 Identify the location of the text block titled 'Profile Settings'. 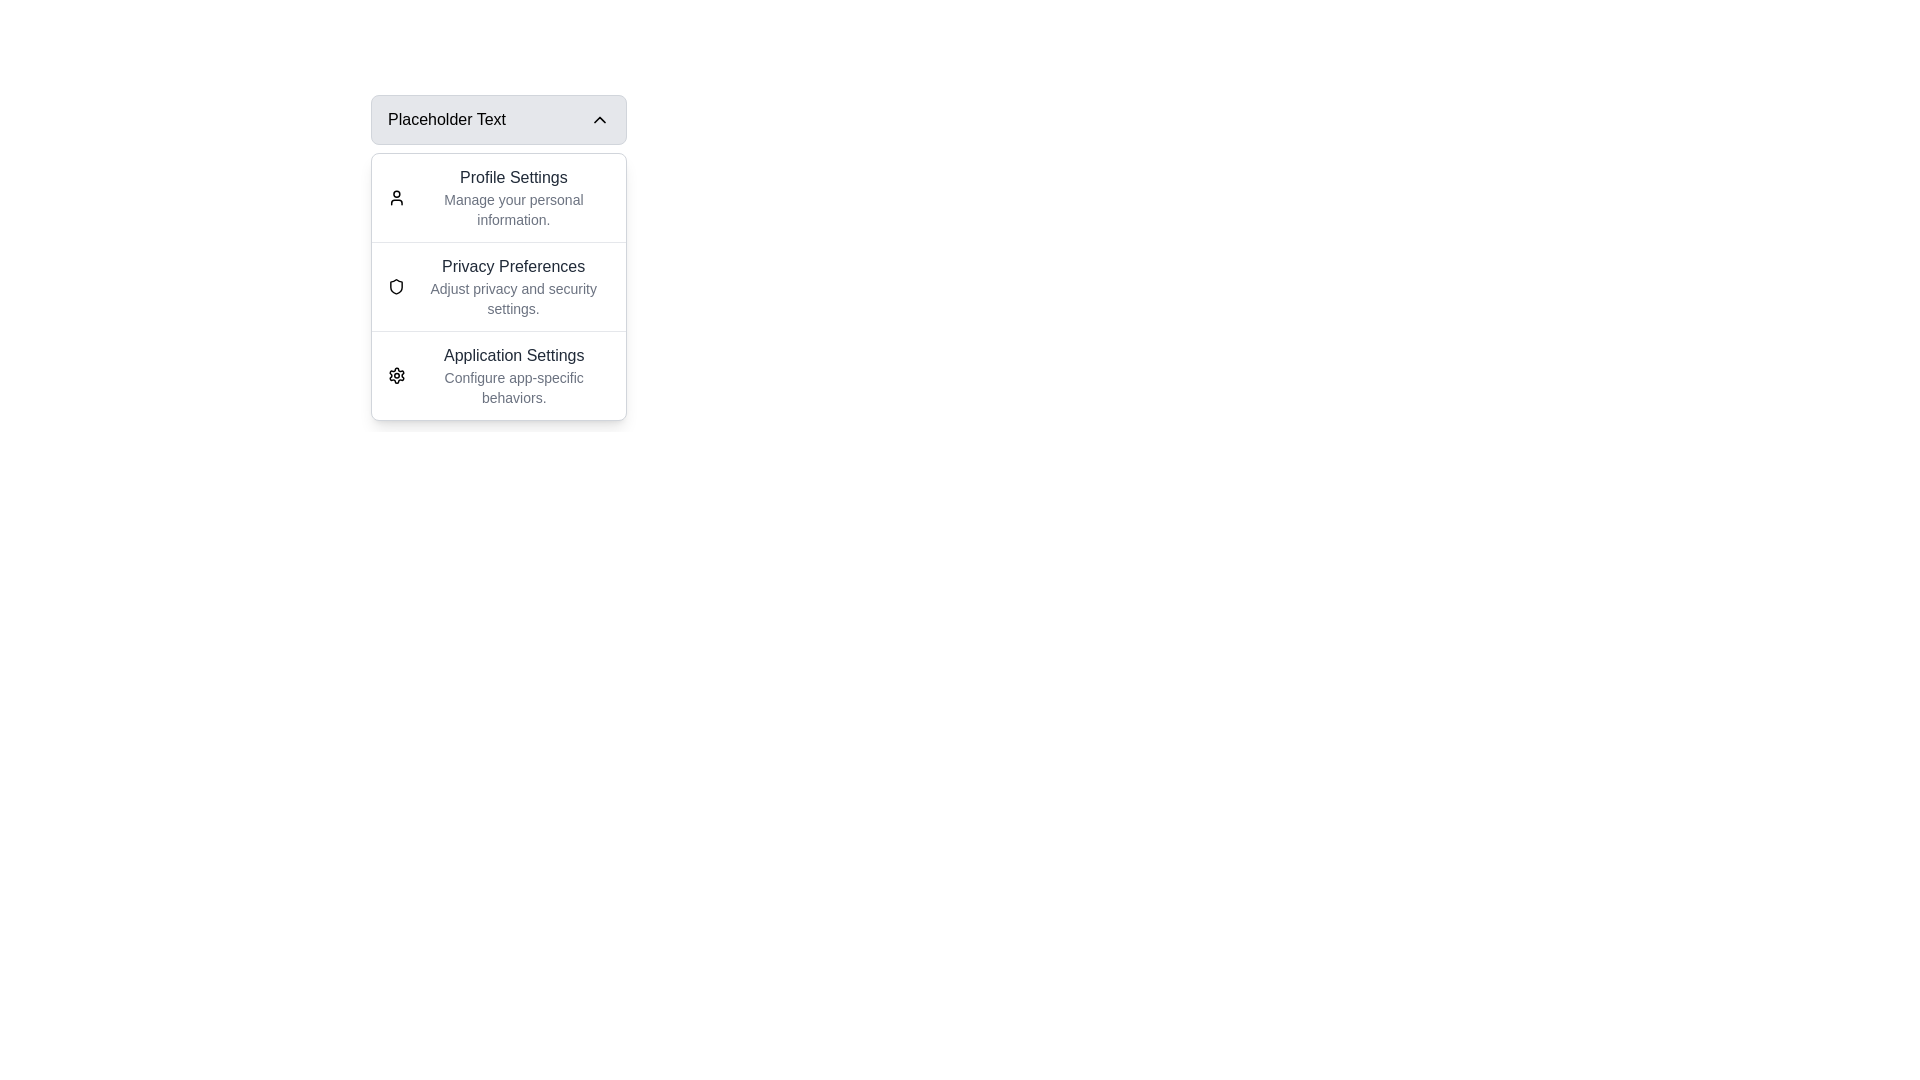
(513, 197).